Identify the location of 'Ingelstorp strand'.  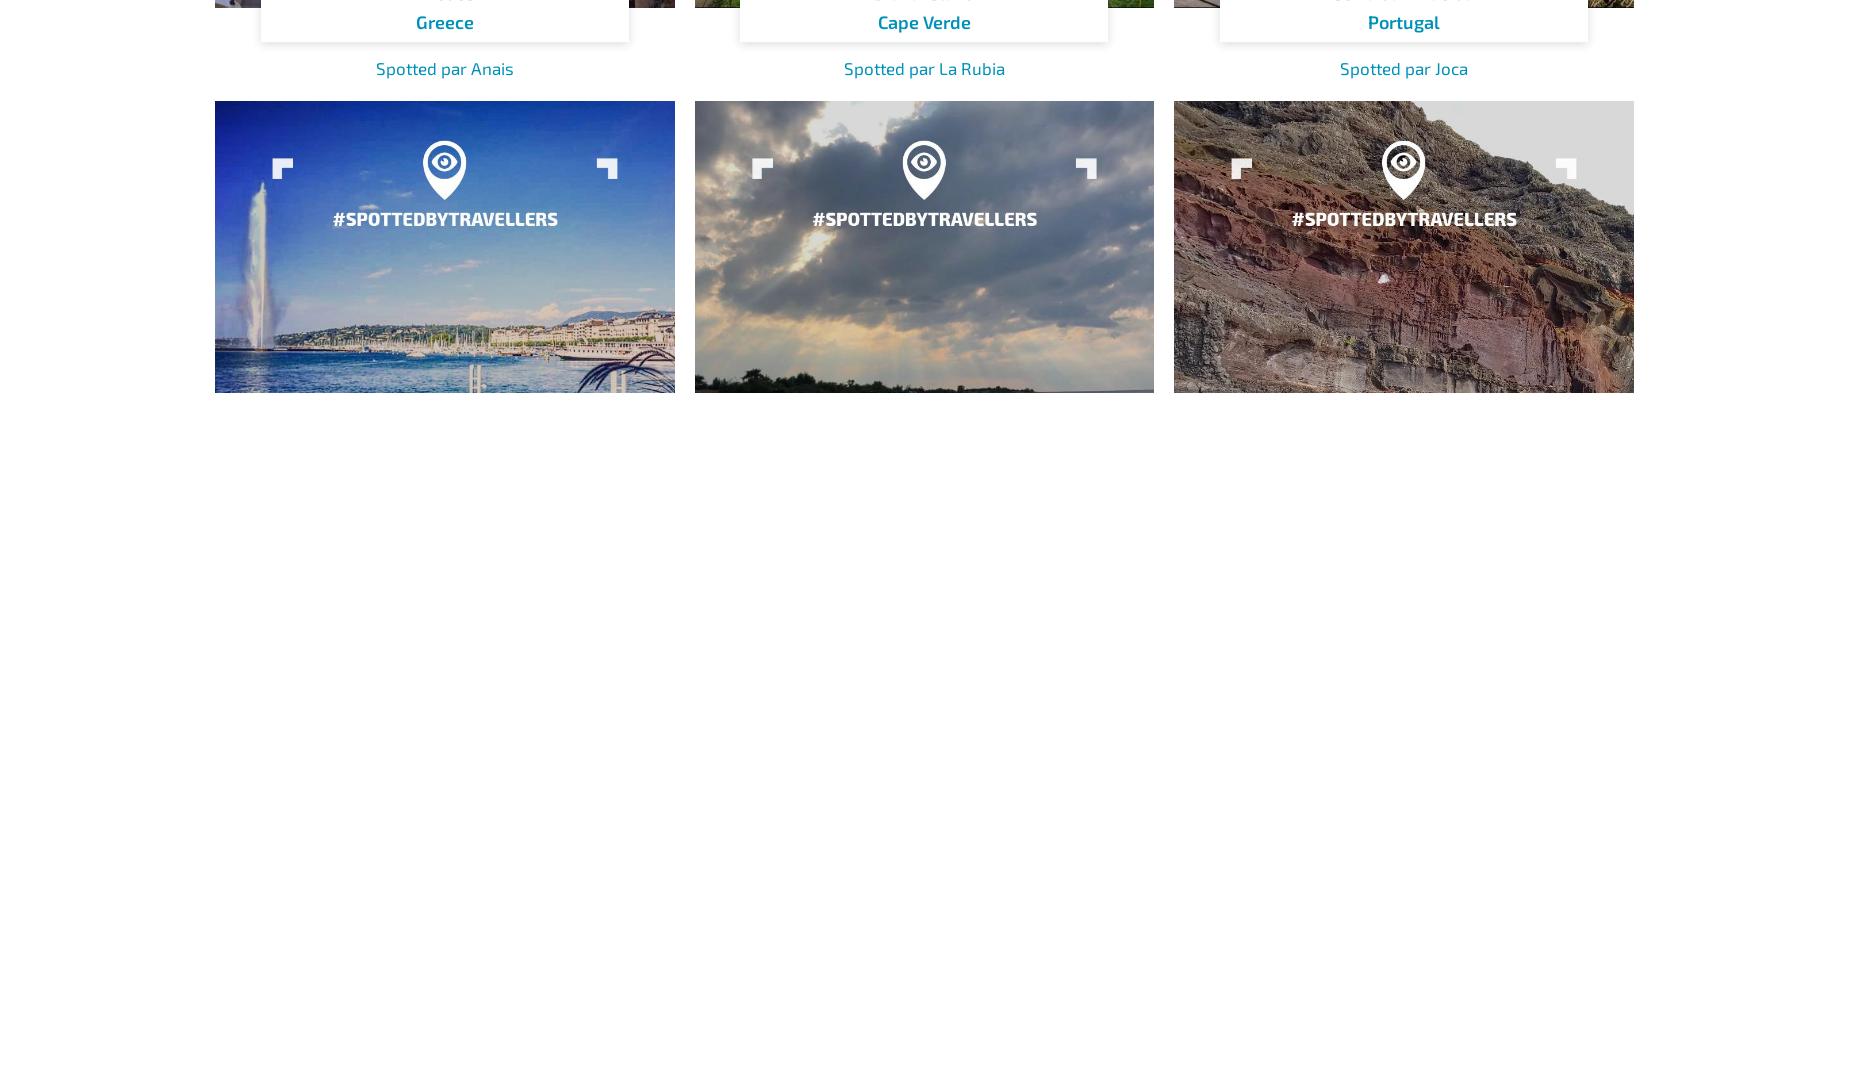
(923, 543).